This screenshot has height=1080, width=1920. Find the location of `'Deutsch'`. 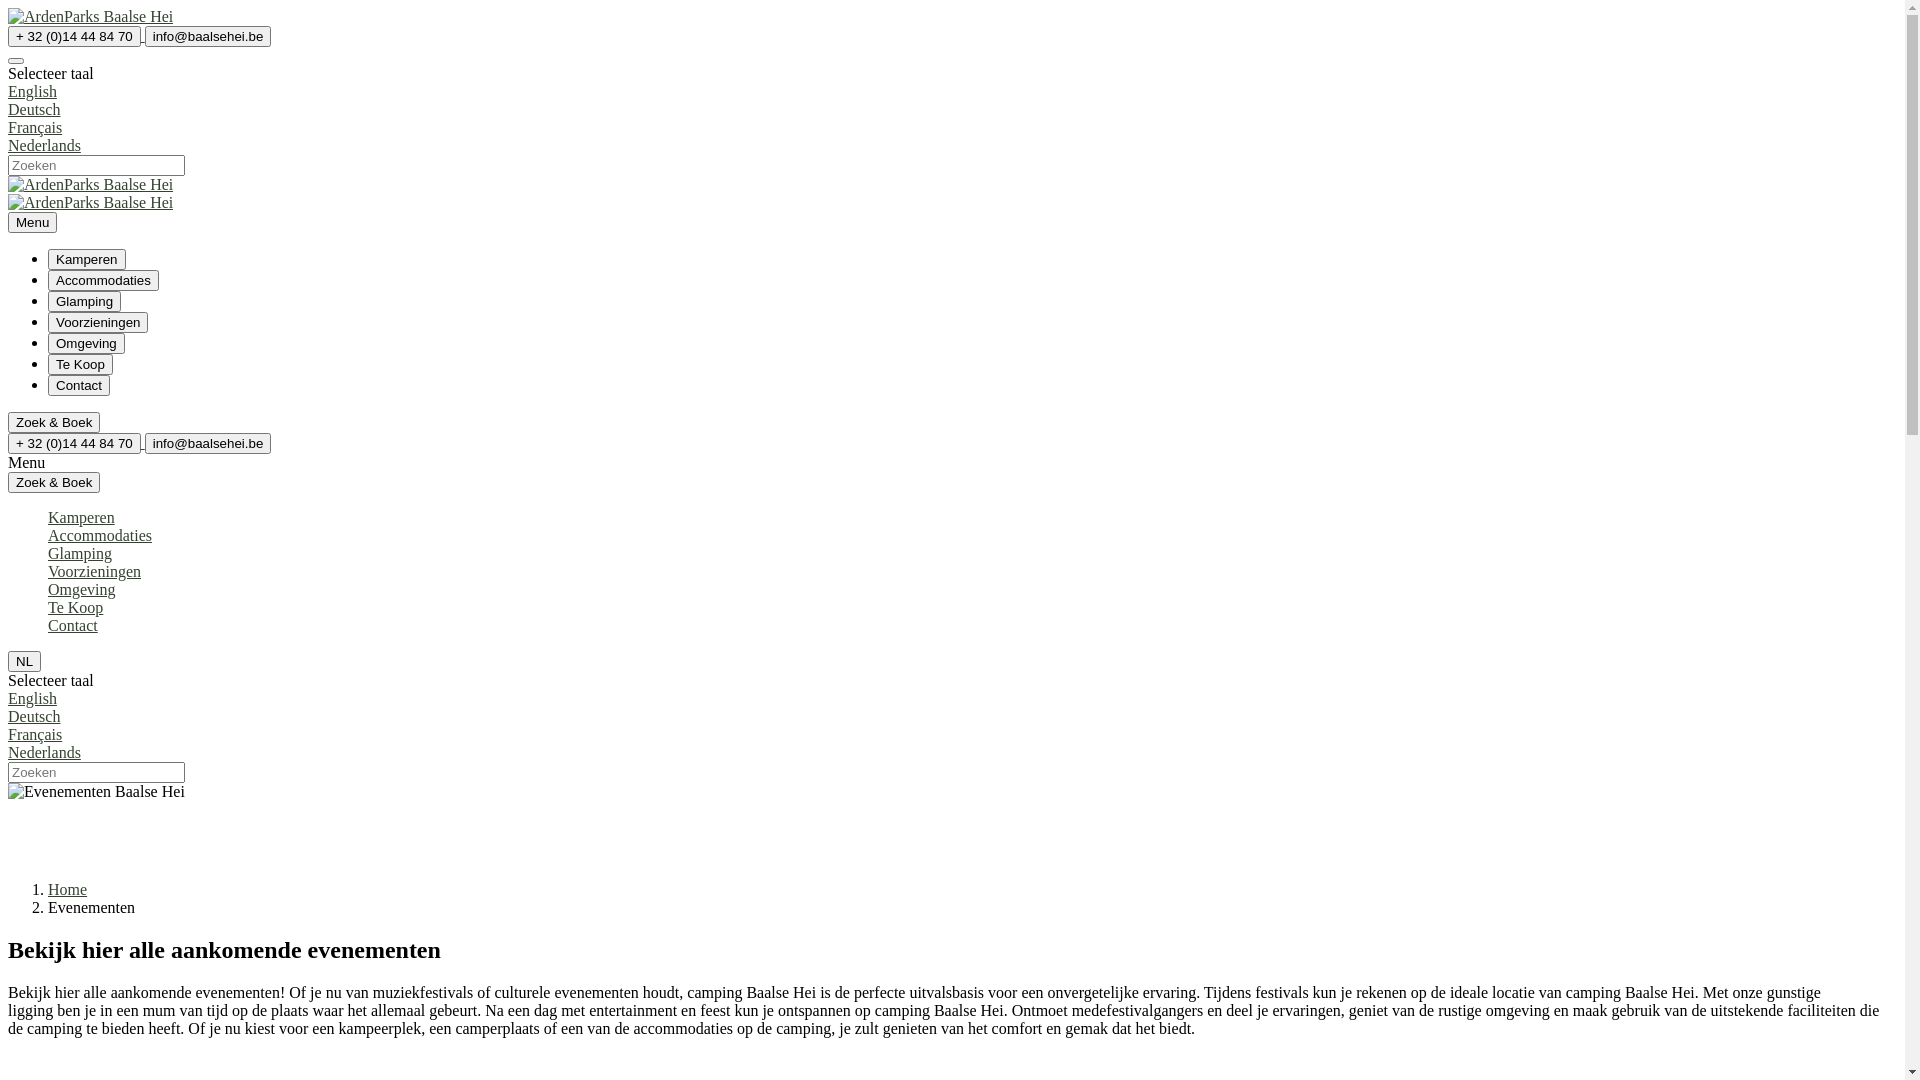

'Deutsch' is located at coordinates (8, 725).